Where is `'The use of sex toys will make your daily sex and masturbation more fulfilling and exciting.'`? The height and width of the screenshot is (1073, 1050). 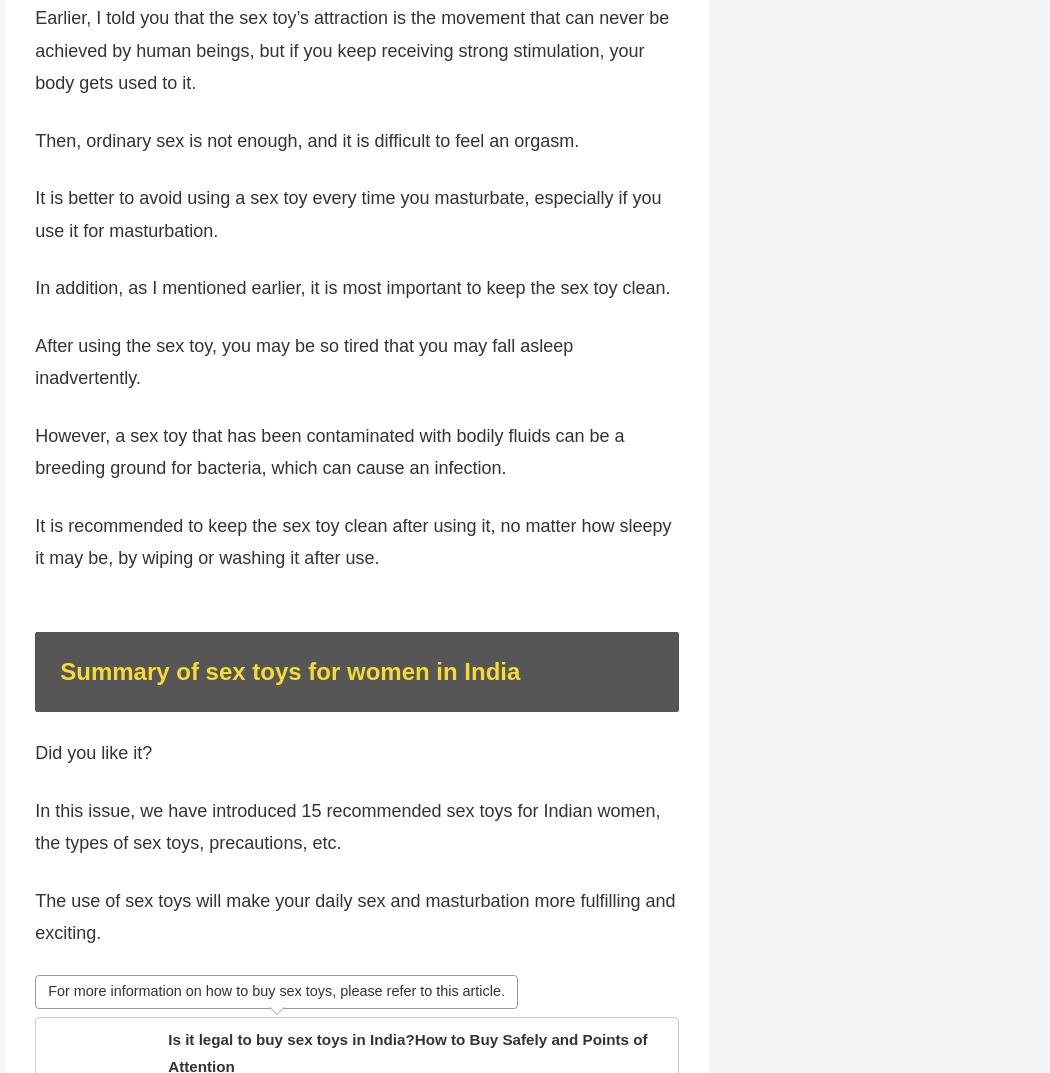
'The use of sex toys will make your daily sex and masturbation more fulfilling and exciting.' is located at coordinates (354, 953).